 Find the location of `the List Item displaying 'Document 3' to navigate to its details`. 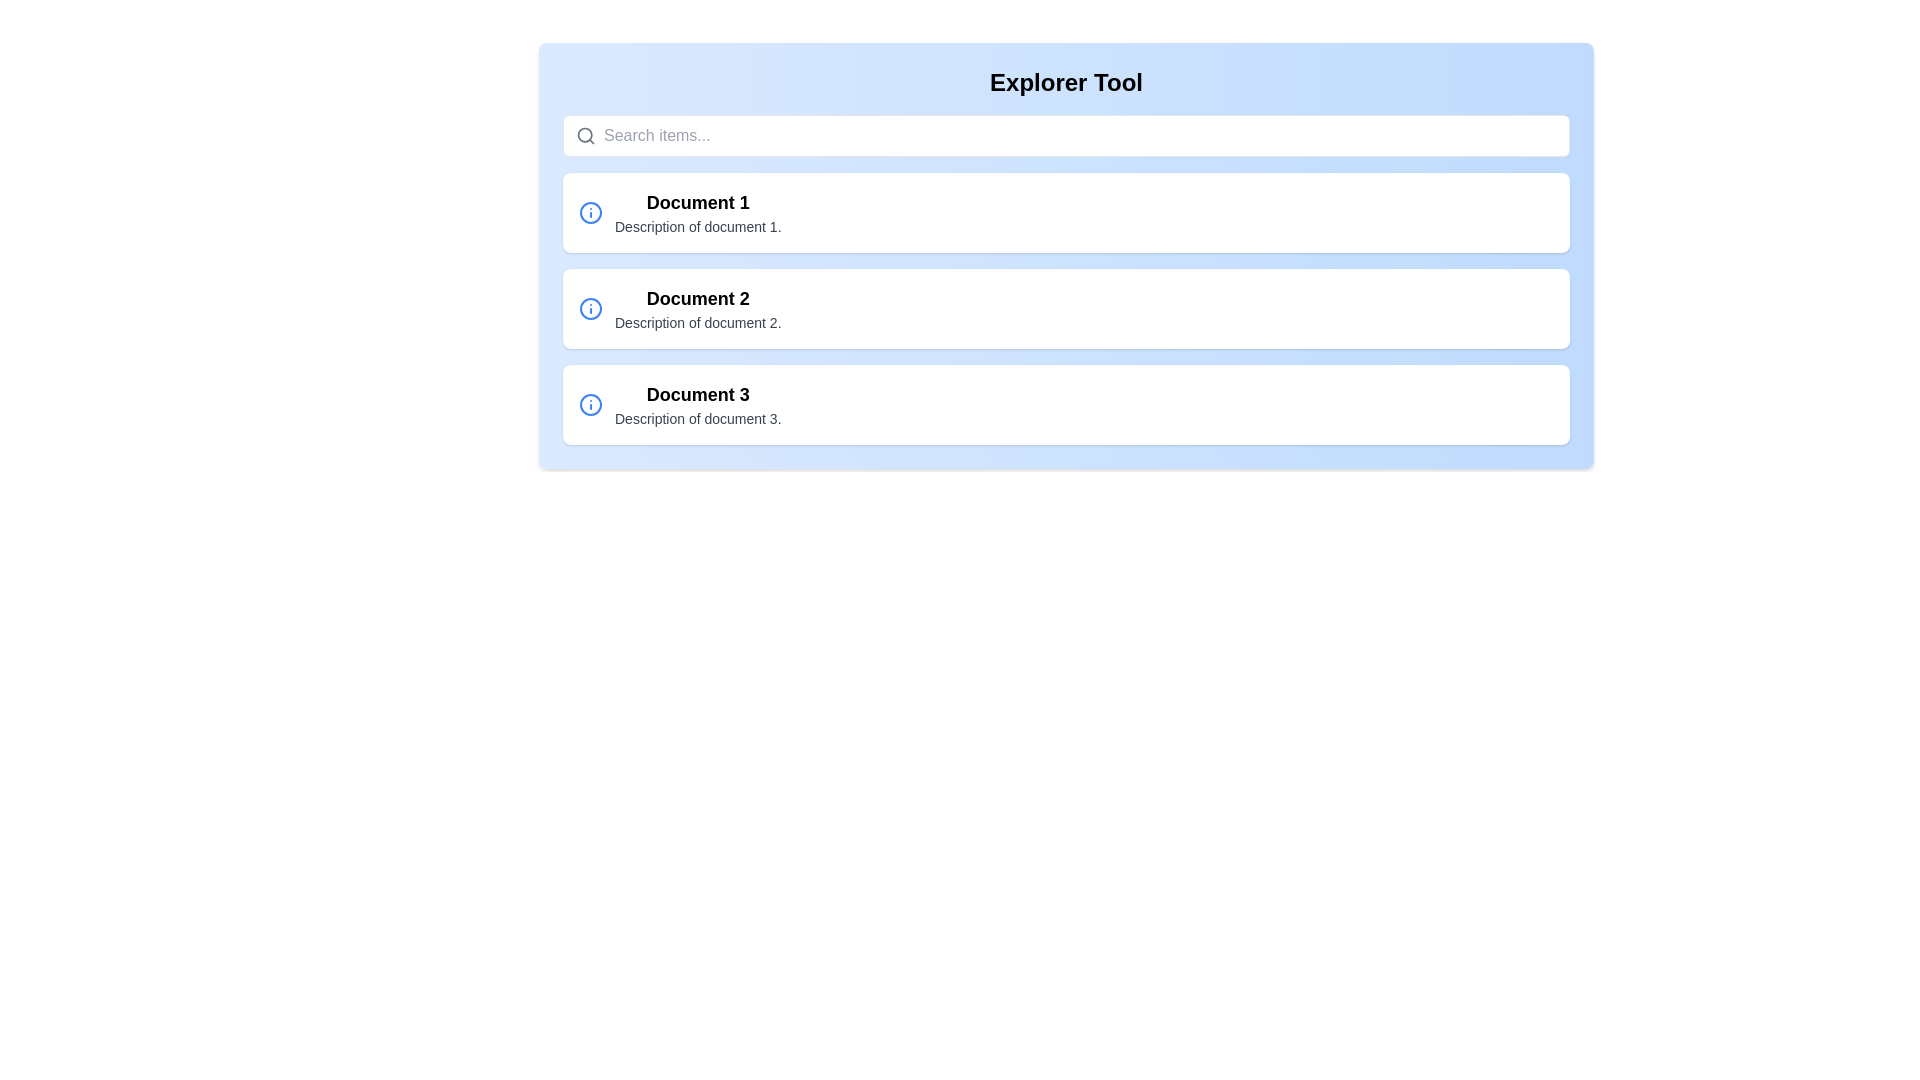

the List Item displaying 'Document 3' to navigate to its details is located at coordinates (1065, 405).